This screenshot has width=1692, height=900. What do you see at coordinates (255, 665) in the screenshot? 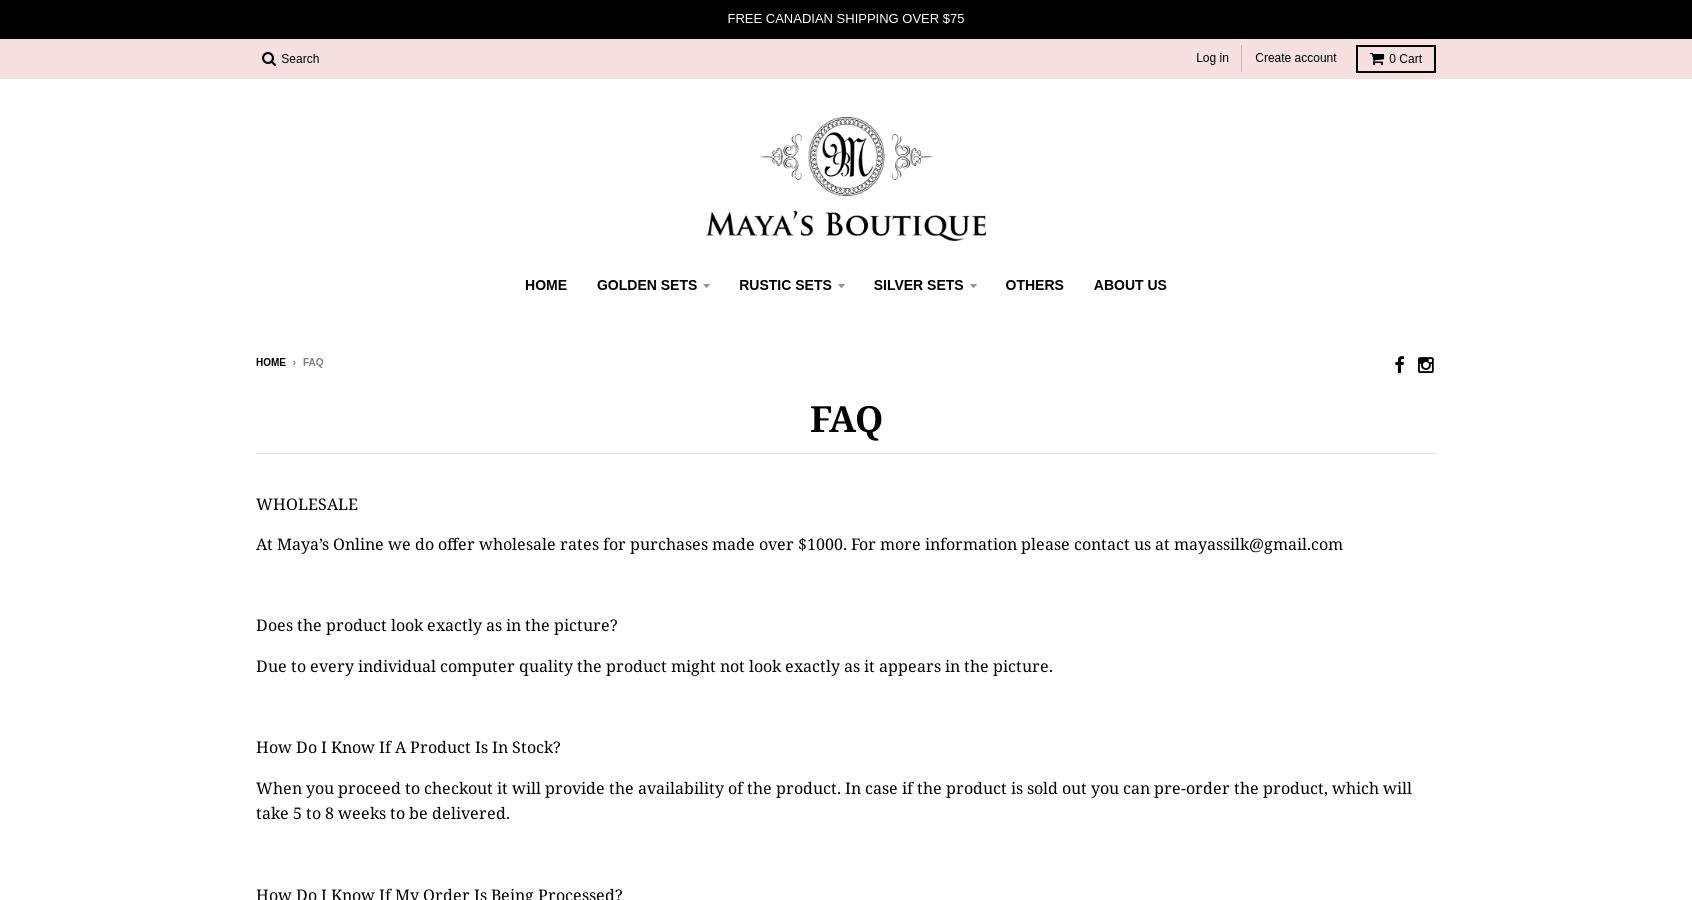
I see `'Due to every individual computer quality the product might not look exactly as it appears in the picture.'` at bounding box center [255, 665].